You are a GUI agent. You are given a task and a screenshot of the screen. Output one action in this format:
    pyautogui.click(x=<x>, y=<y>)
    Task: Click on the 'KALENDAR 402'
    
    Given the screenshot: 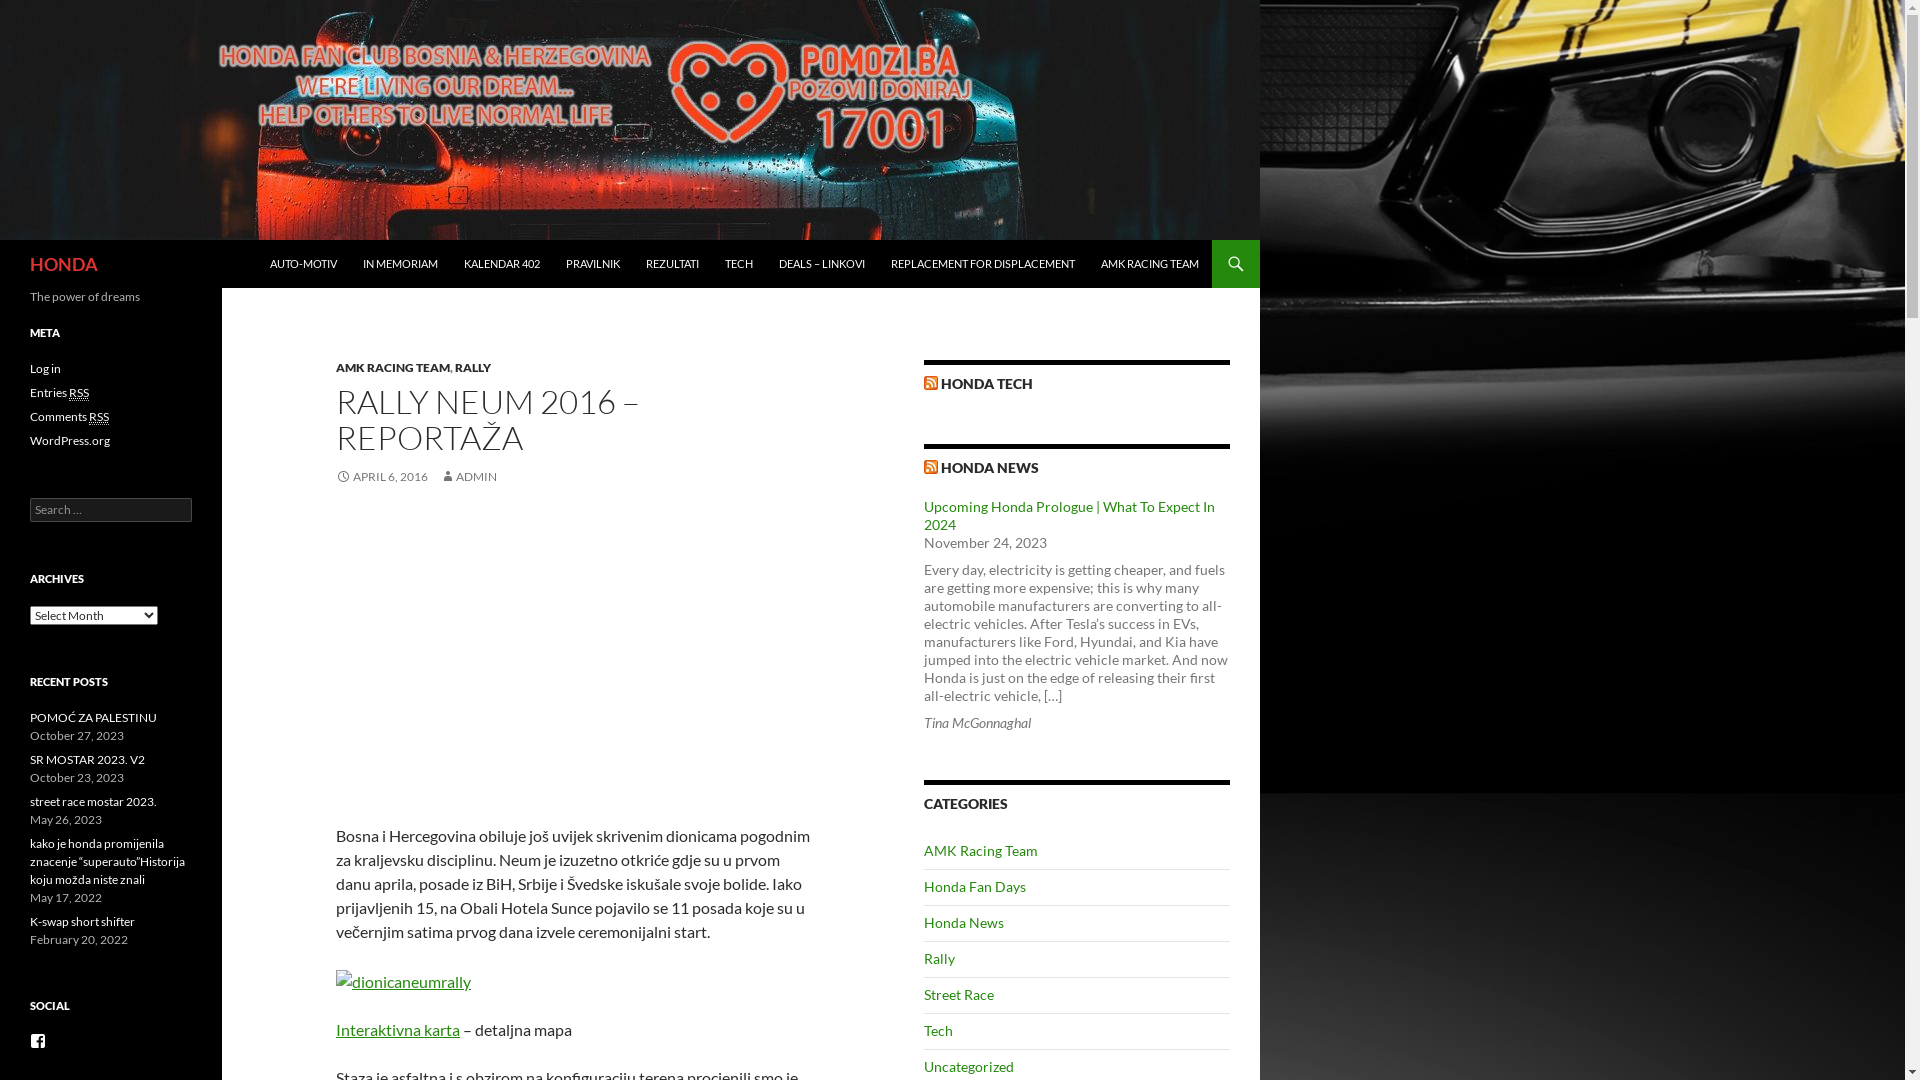 What is the action you would take?
    pyautogui.click(x=502, y=262)
    